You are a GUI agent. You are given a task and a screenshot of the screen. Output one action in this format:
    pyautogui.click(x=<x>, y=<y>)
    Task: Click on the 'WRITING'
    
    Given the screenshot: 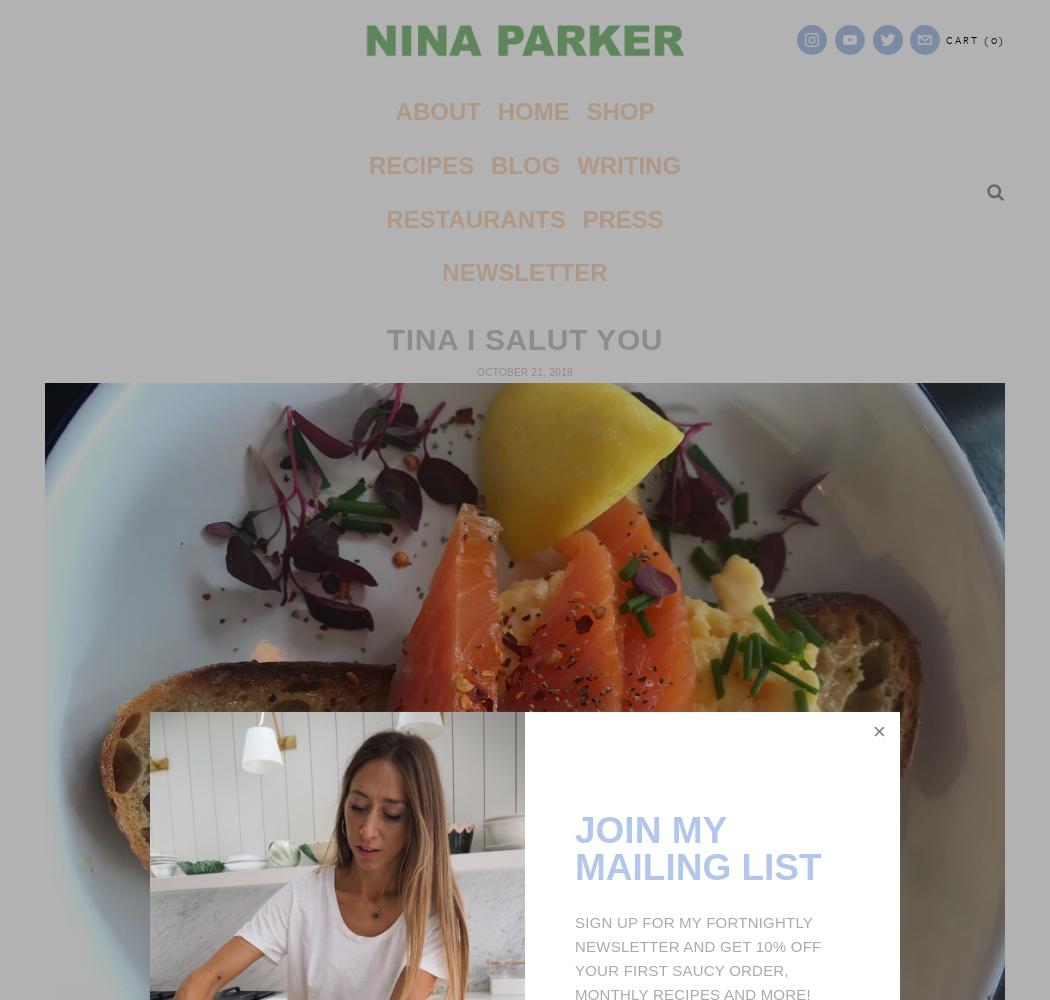 What is the action you would take?
    pyautogui.click(x=628, y=164)
    